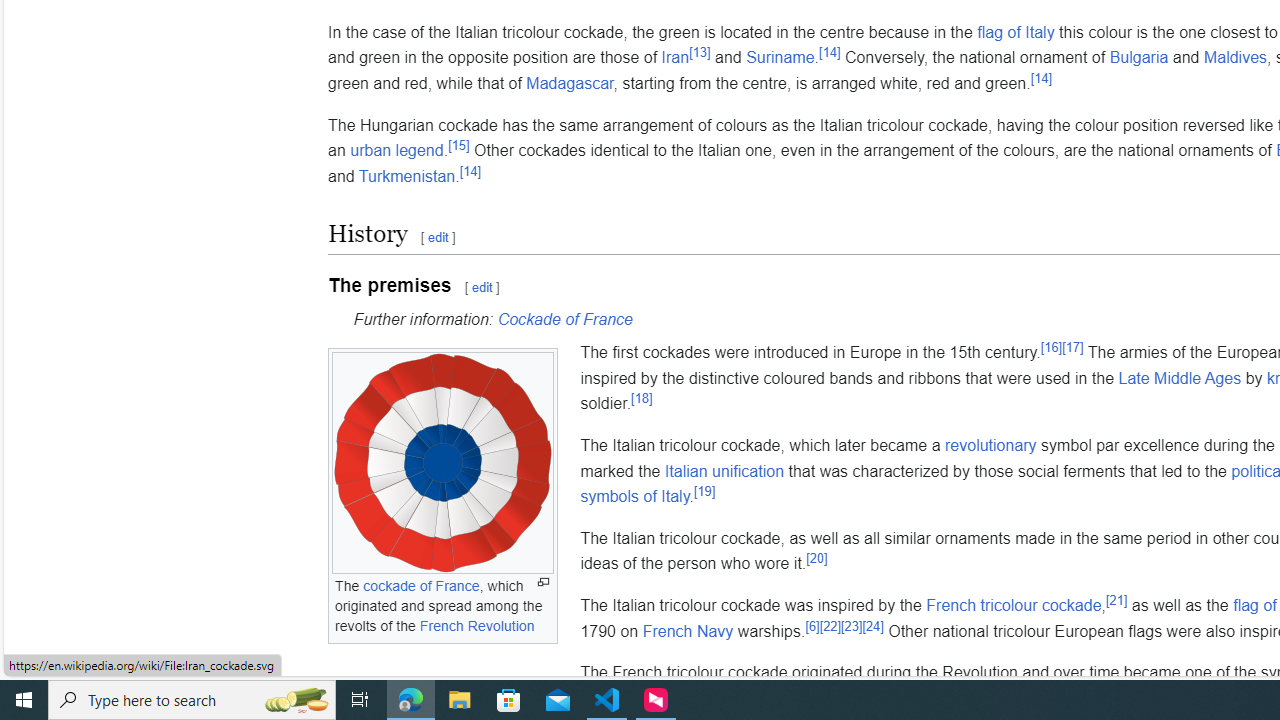 The width and height of the screenshot is (1280, 720). Describe the element at coordinates (406, 175) in the screenshot. I see `'Turkmenistan'` at that location.